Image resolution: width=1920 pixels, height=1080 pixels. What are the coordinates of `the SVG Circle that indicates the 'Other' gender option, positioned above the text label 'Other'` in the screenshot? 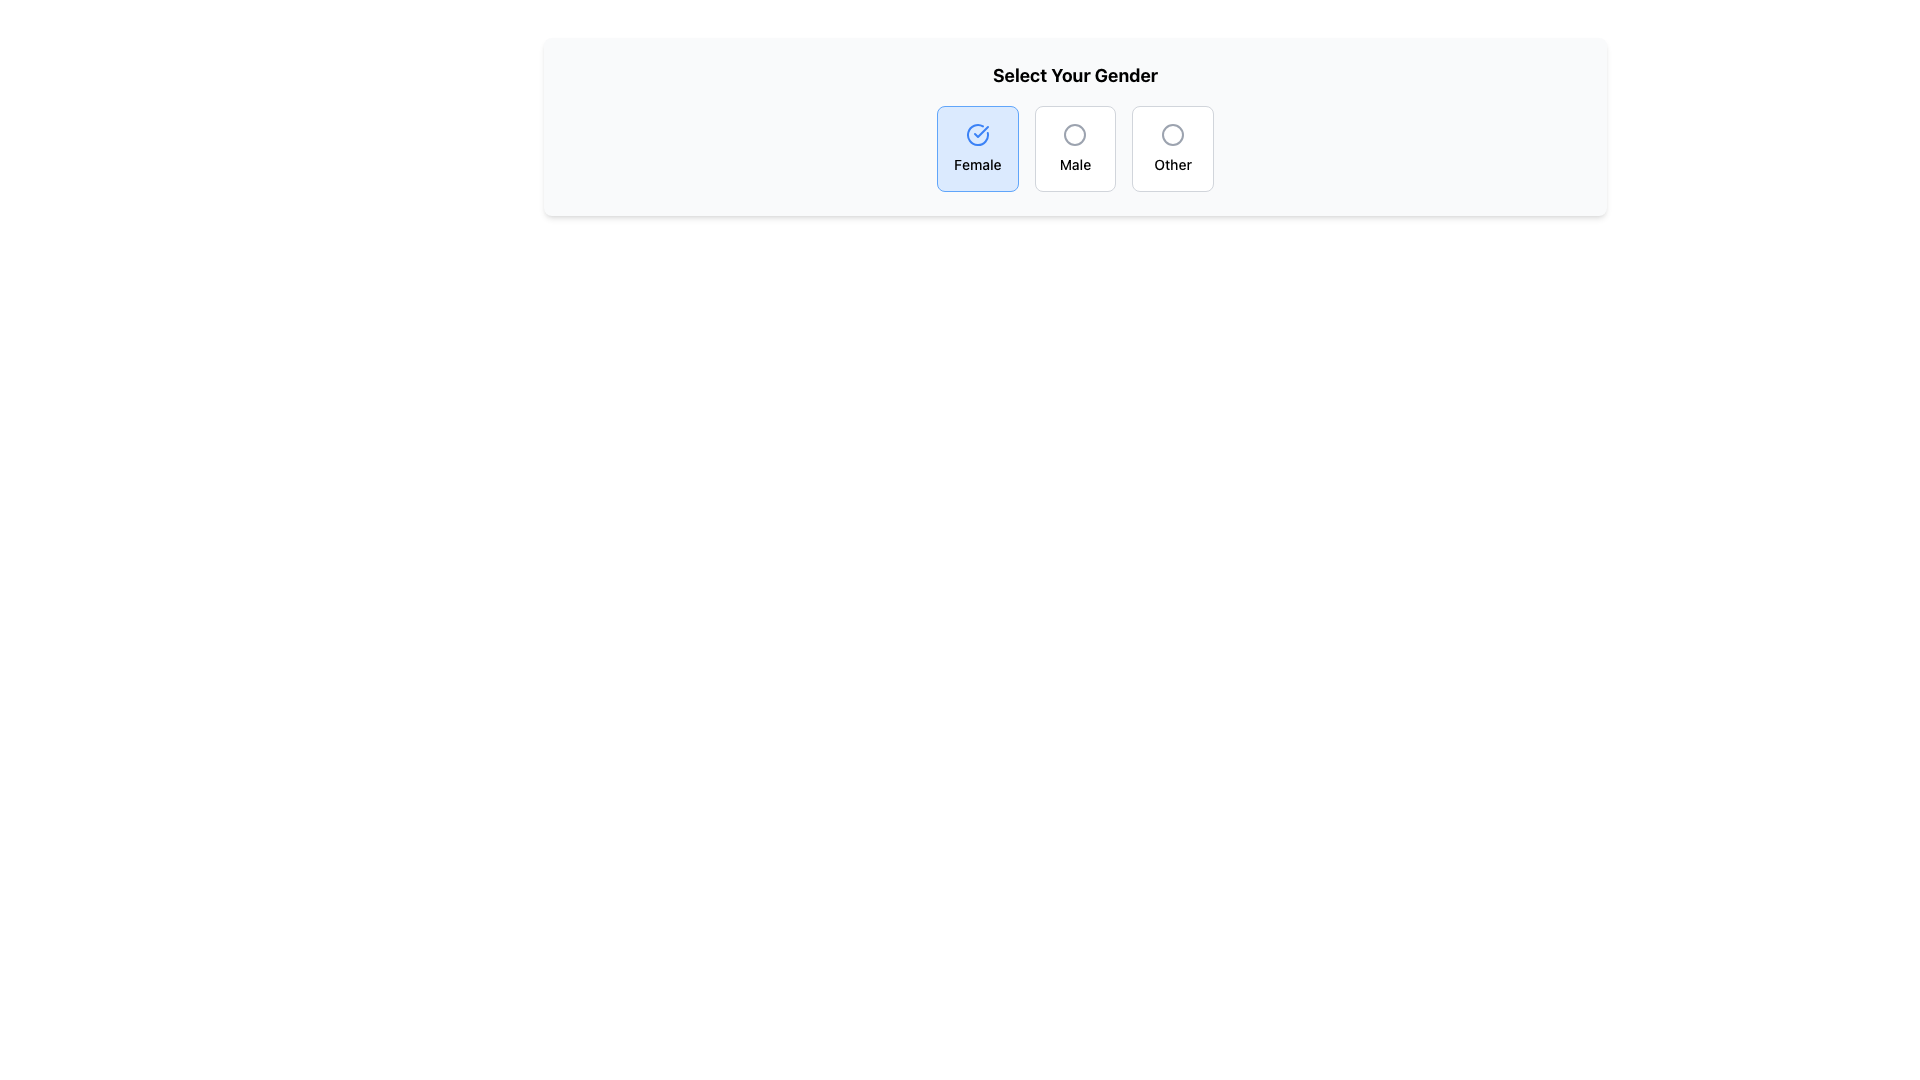 It's located at (1173, 135).